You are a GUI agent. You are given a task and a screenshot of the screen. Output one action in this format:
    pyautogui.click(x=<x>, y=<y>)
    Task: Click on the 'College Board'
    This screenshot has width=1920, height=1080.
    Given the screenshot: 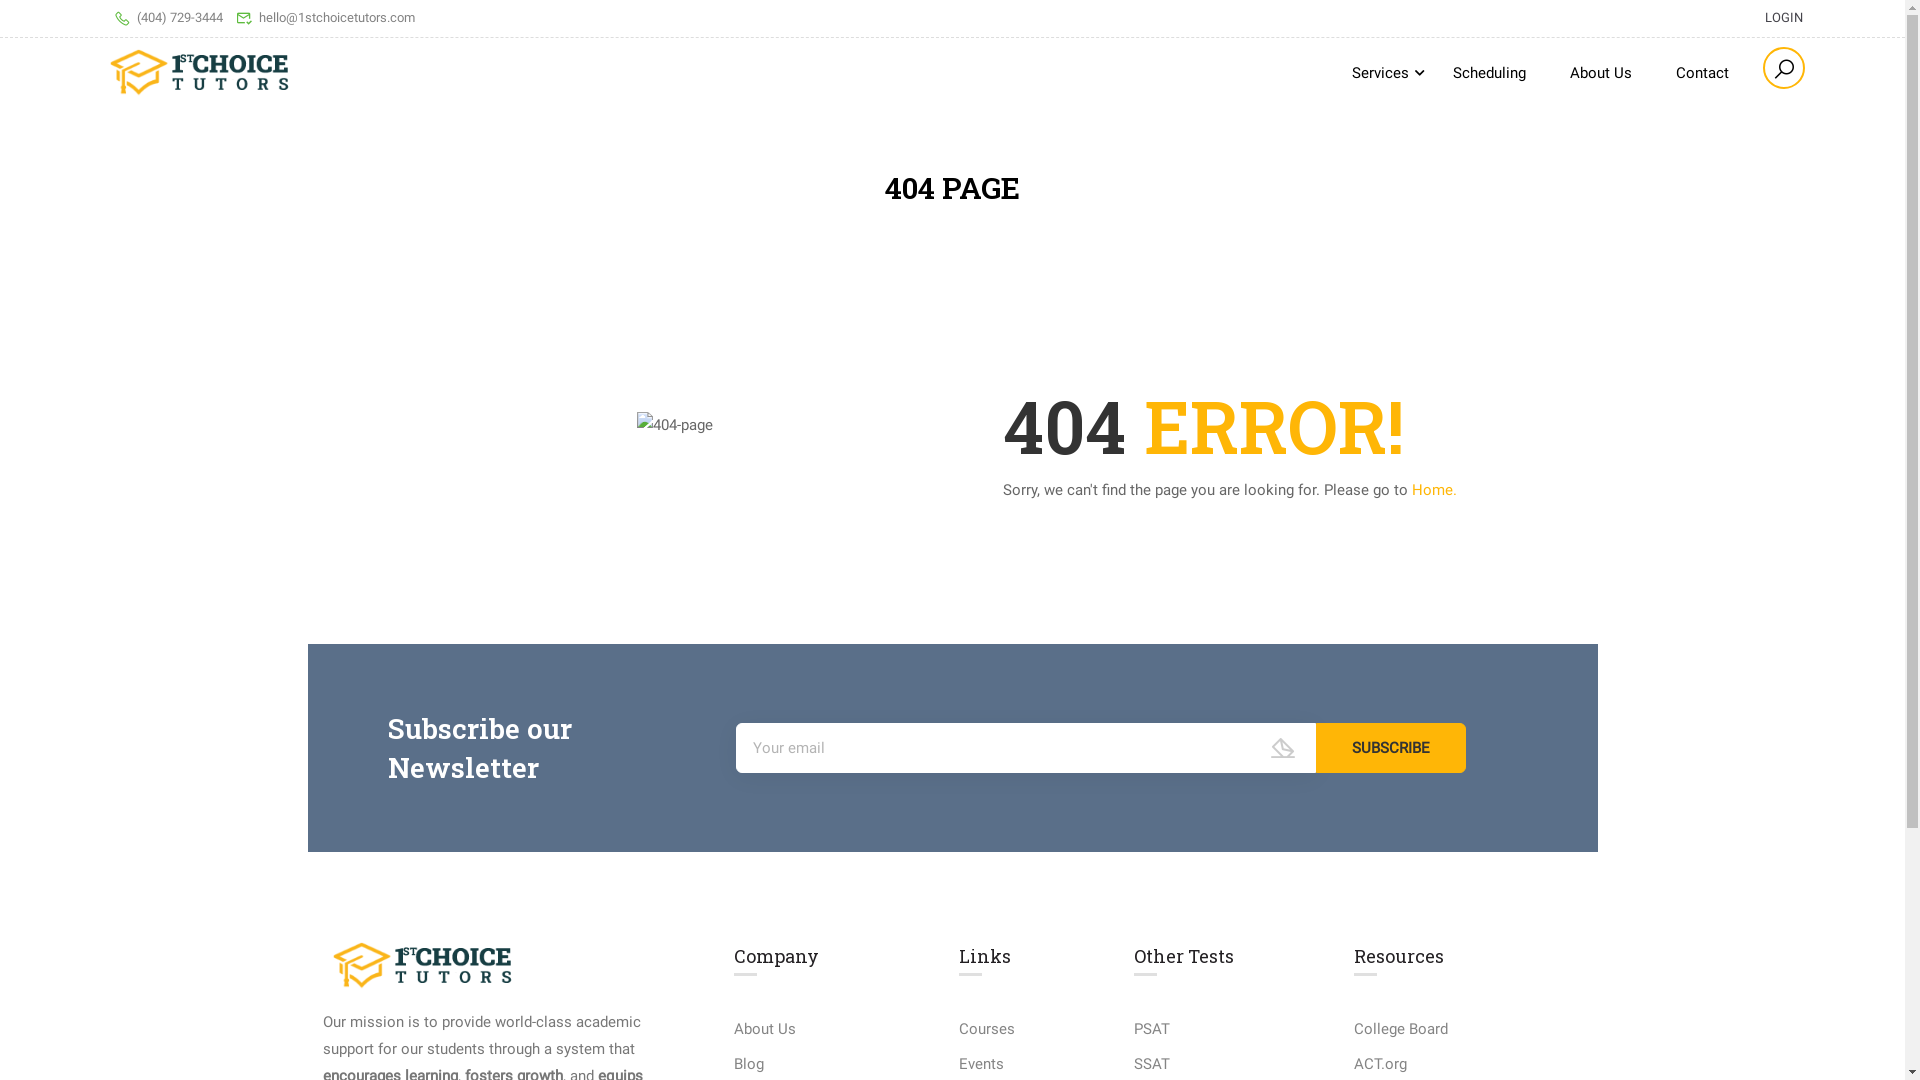 What is the action you would take?
    pyautogui.click(x=1400, y=1029)
    